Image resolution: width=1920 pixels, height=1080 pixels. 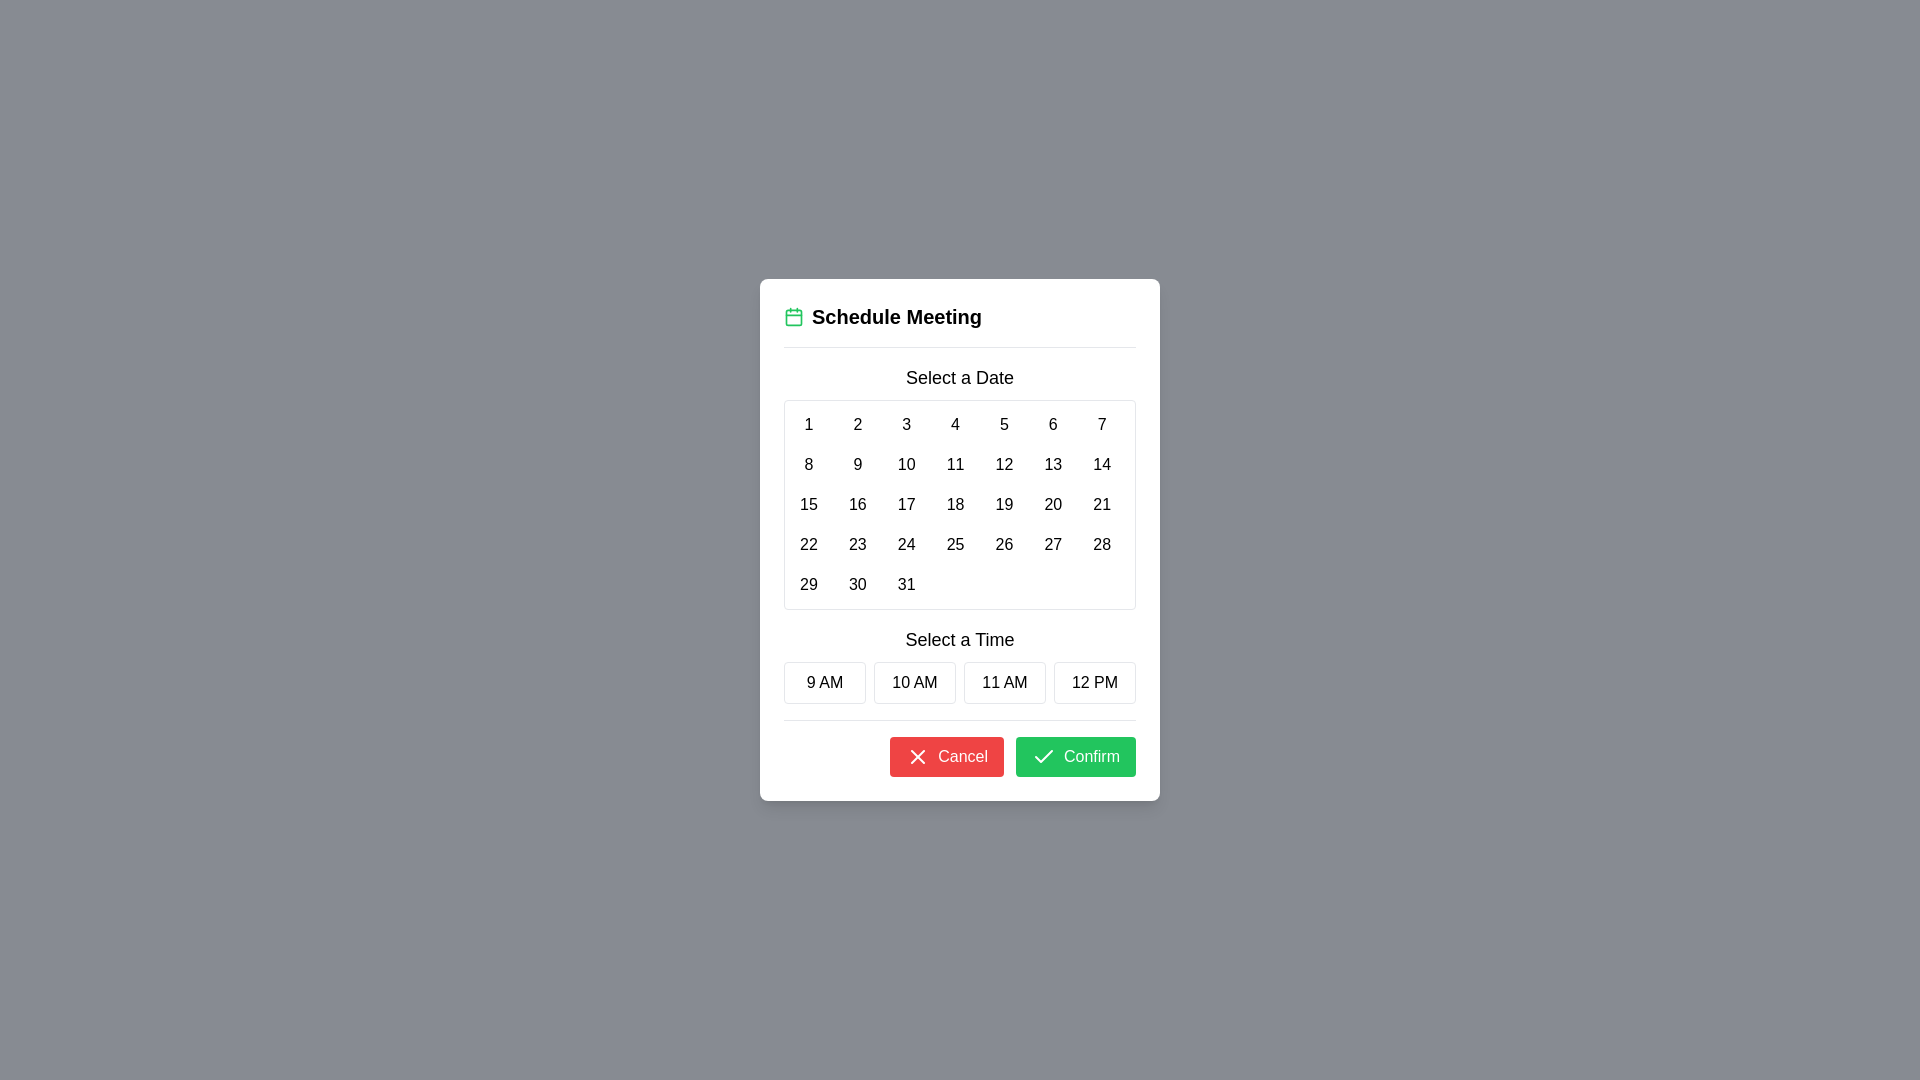 I want to click on the button representing the date '5' in the date picker calendar, so click(x=1004, y=423).